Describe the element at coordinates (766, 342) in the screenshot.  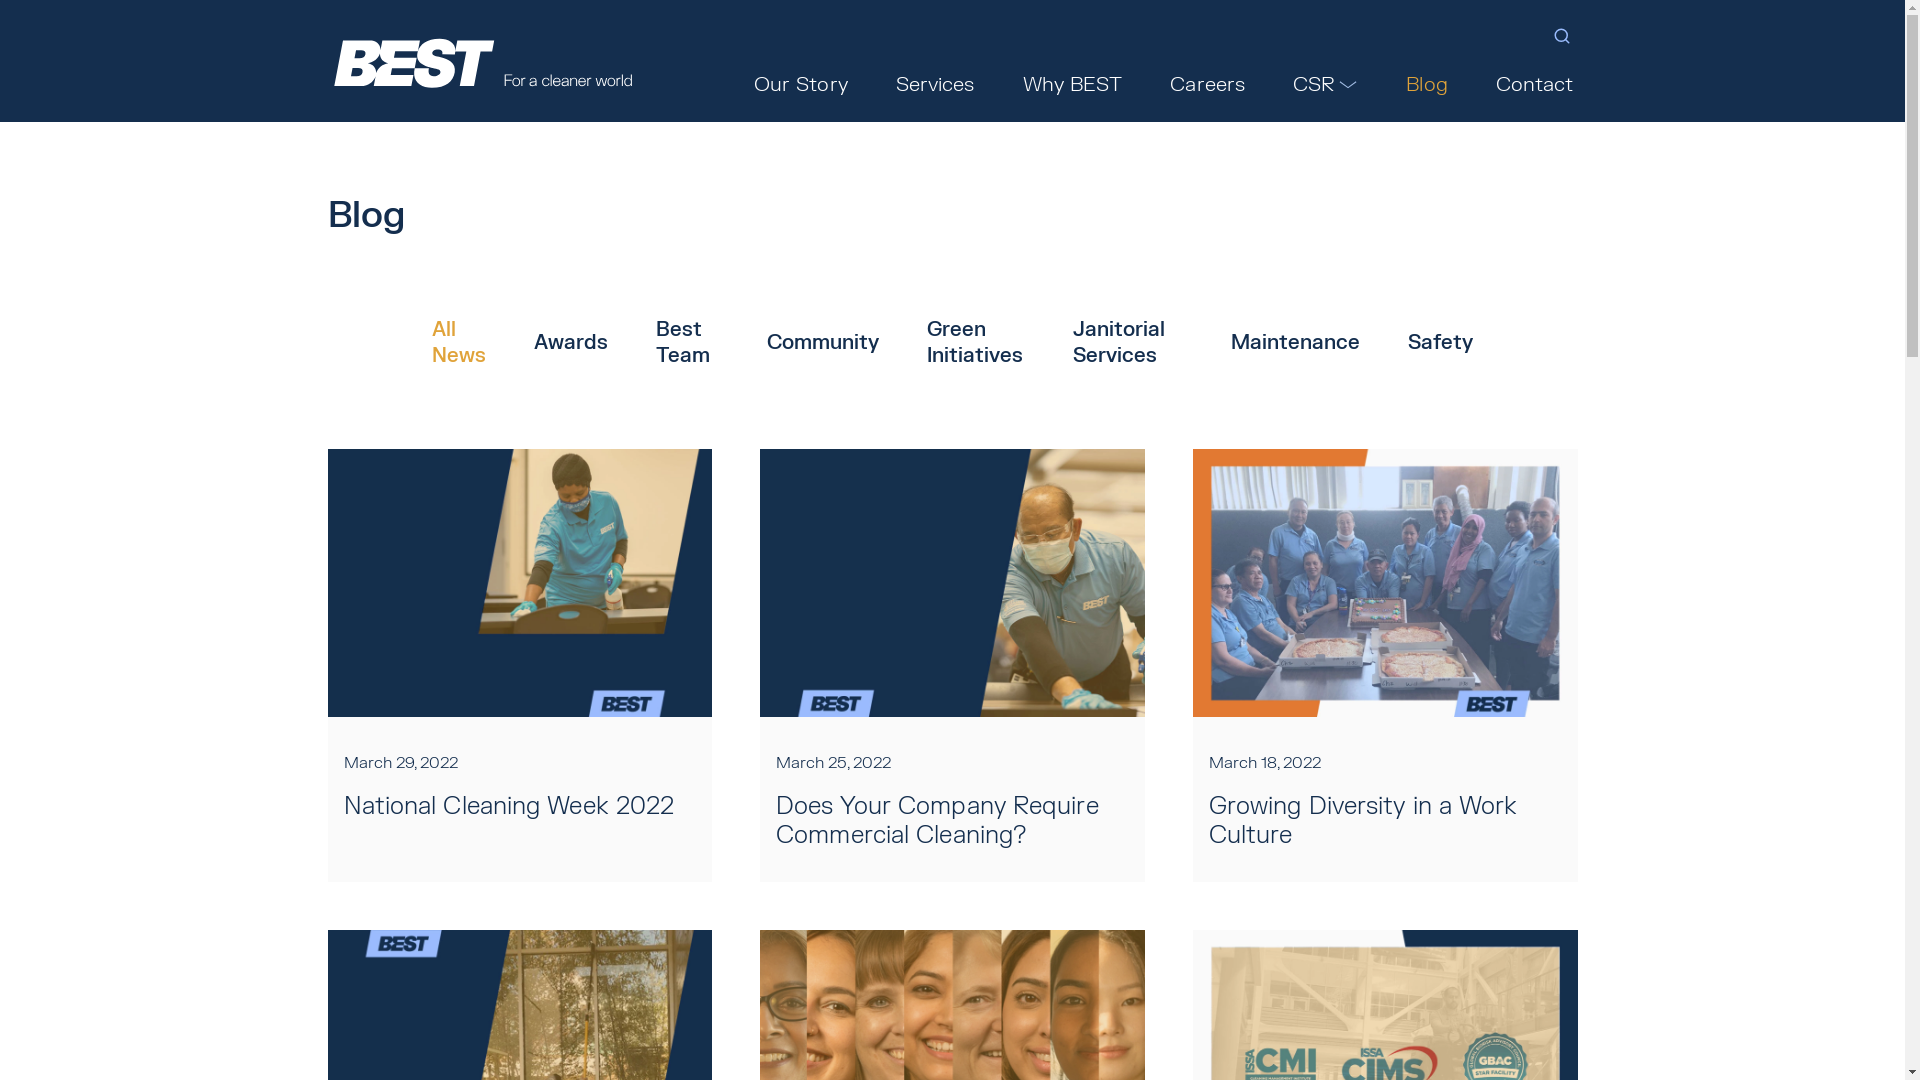
I see `'Community'` at that location.